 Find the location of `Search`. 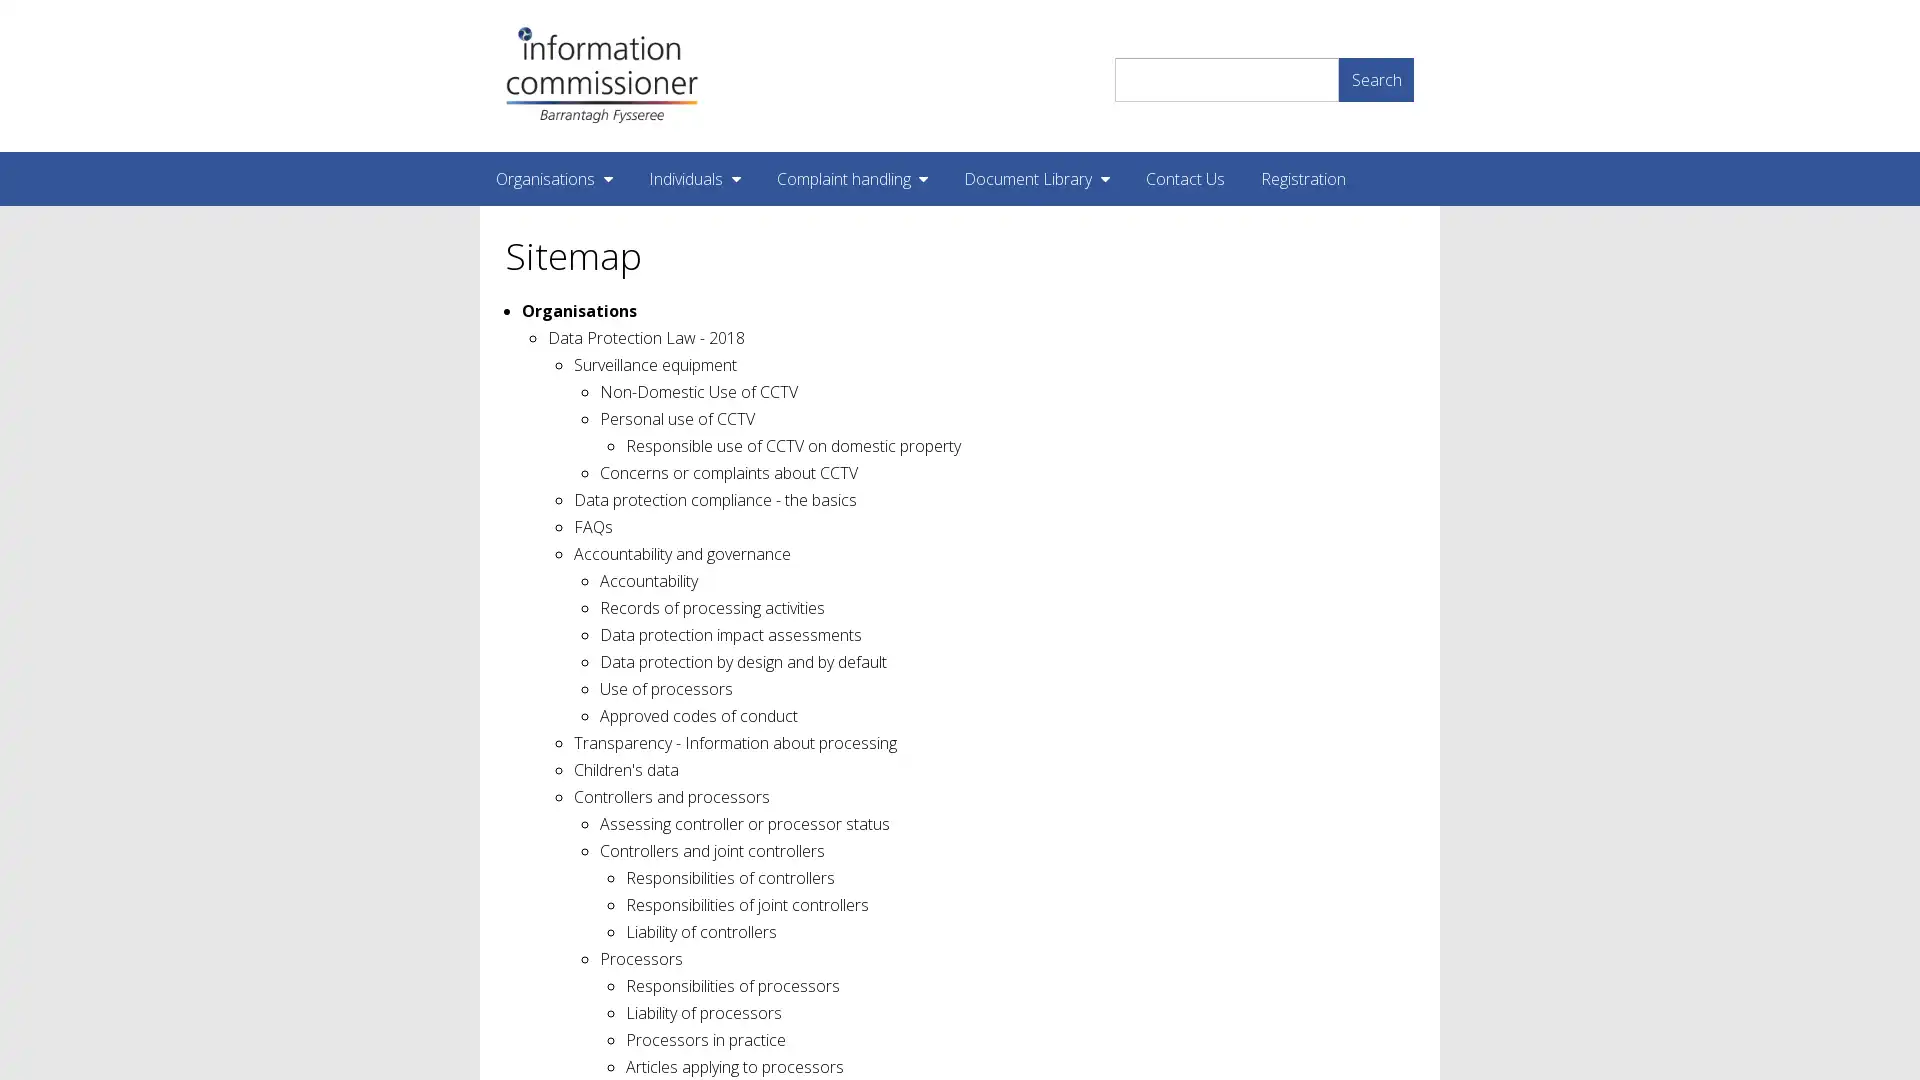

Search is located at coordinates (1375, 77).